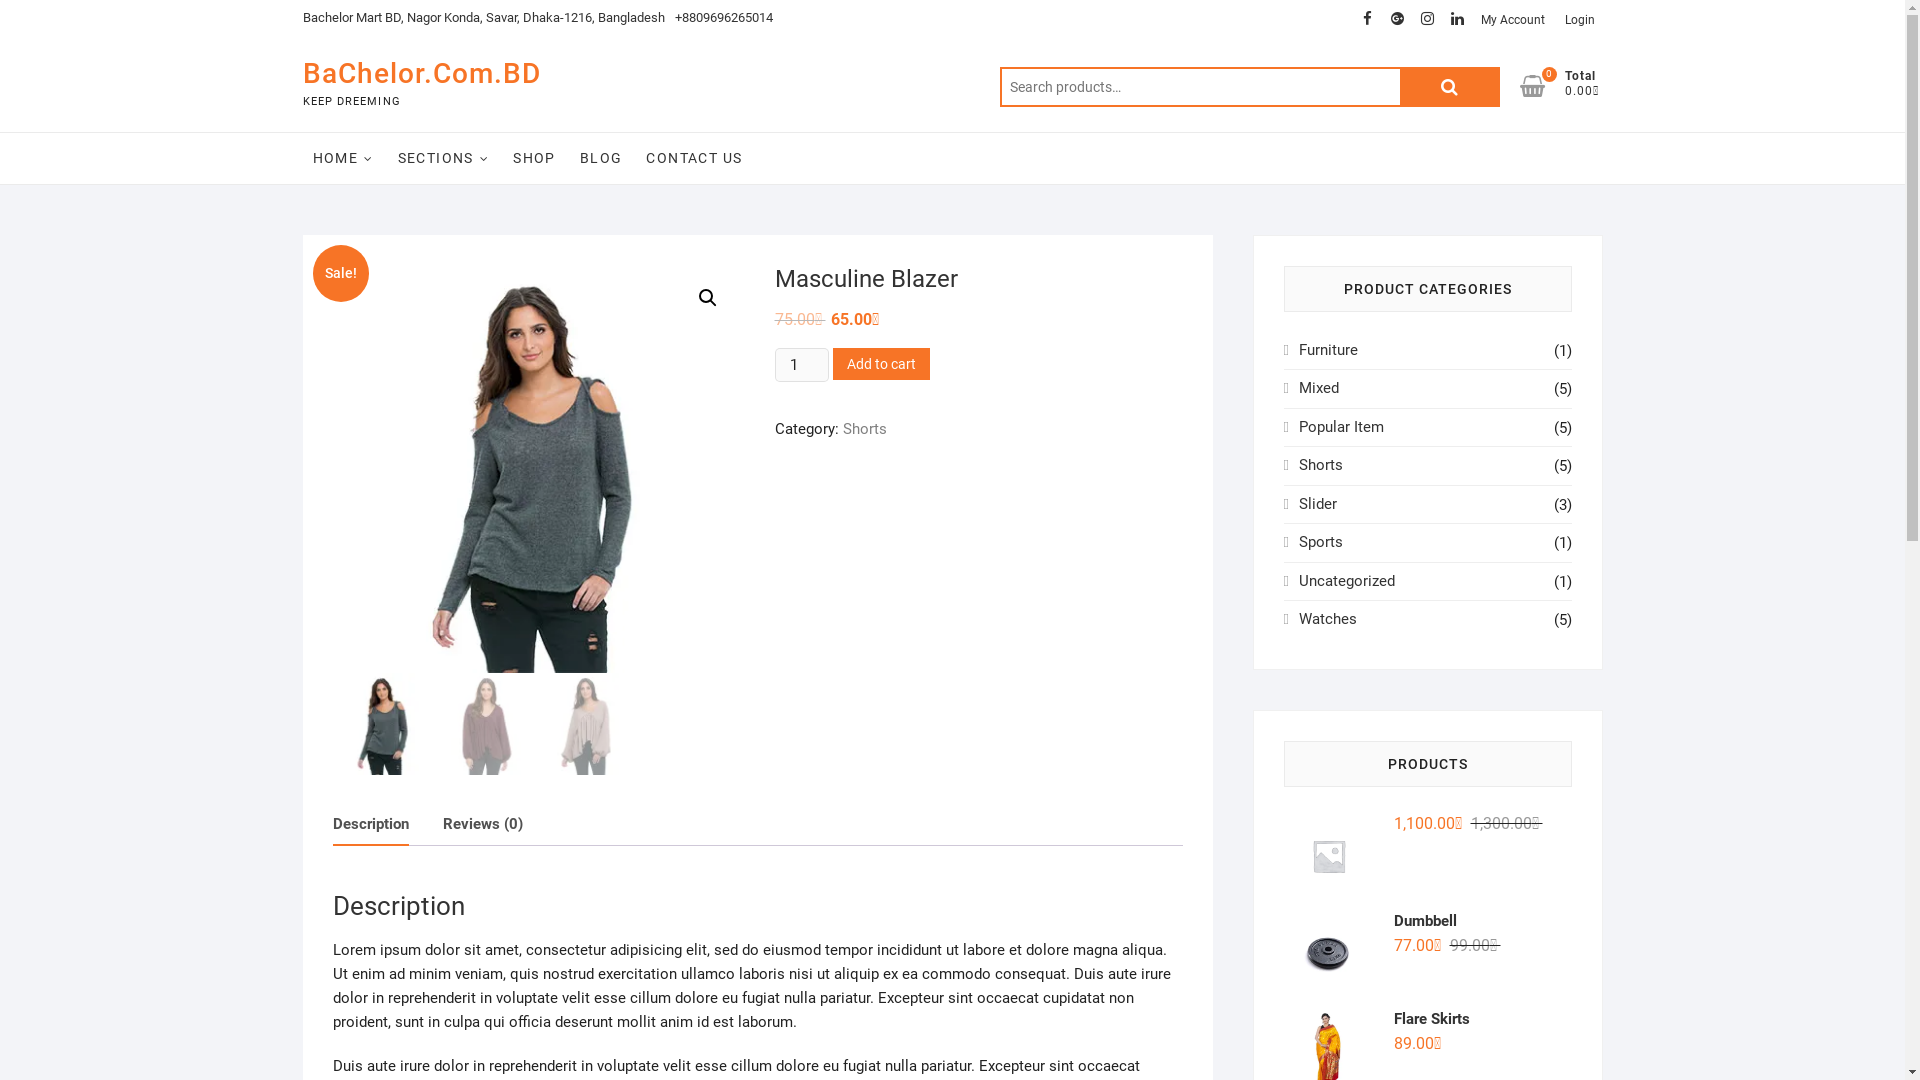  Describe the element at coordinates (369, 824) in the screenshot. I see `'Description'` at that location.